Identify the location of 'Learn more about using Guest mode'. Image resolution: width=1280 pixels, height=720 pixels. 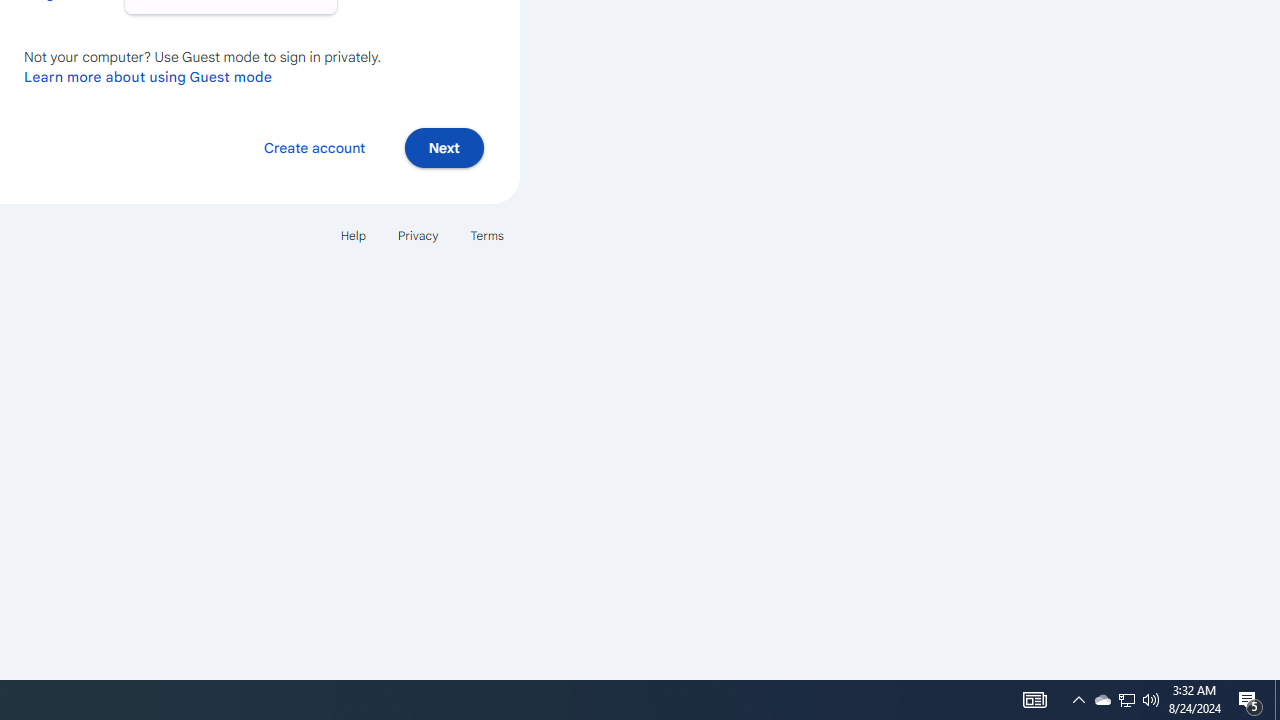
(147, 75).